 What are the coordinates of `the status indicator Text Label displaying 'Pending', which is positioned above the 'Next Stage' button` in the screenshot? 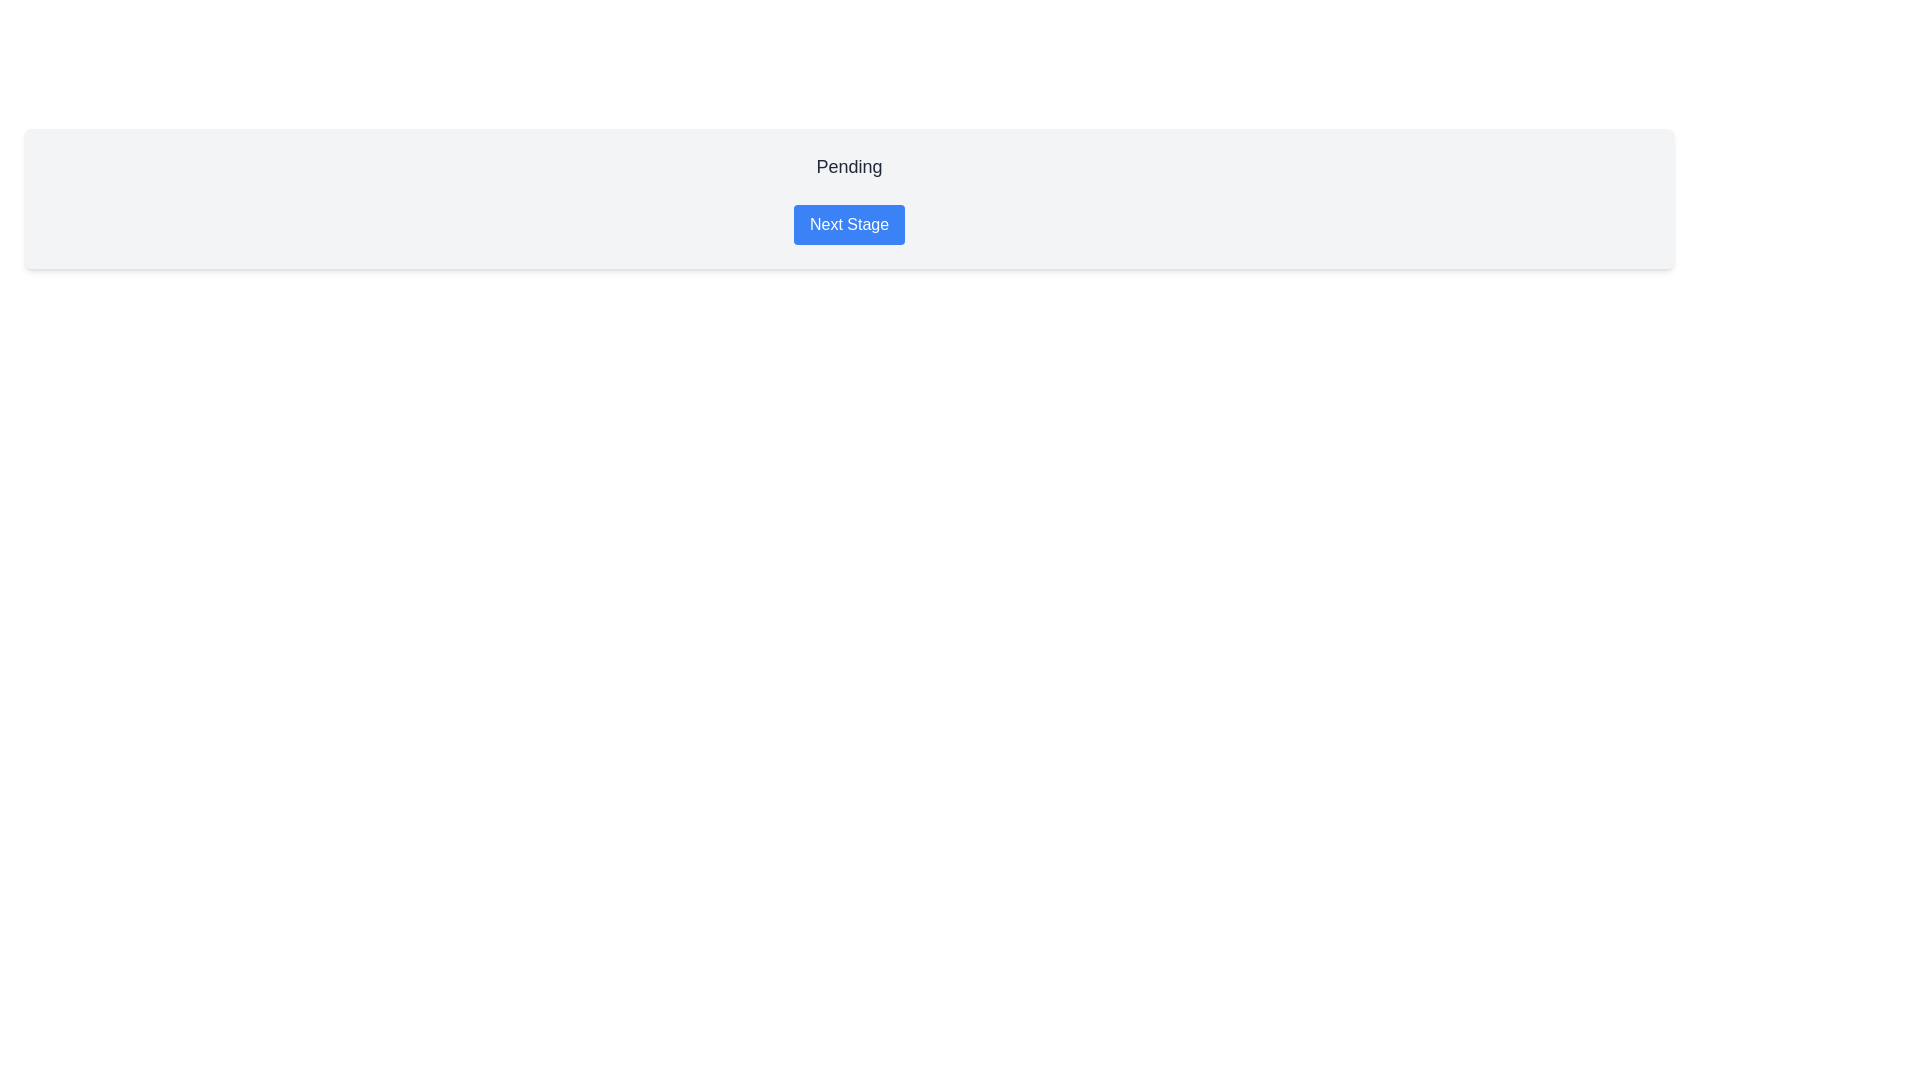 It's located at (849, 169).